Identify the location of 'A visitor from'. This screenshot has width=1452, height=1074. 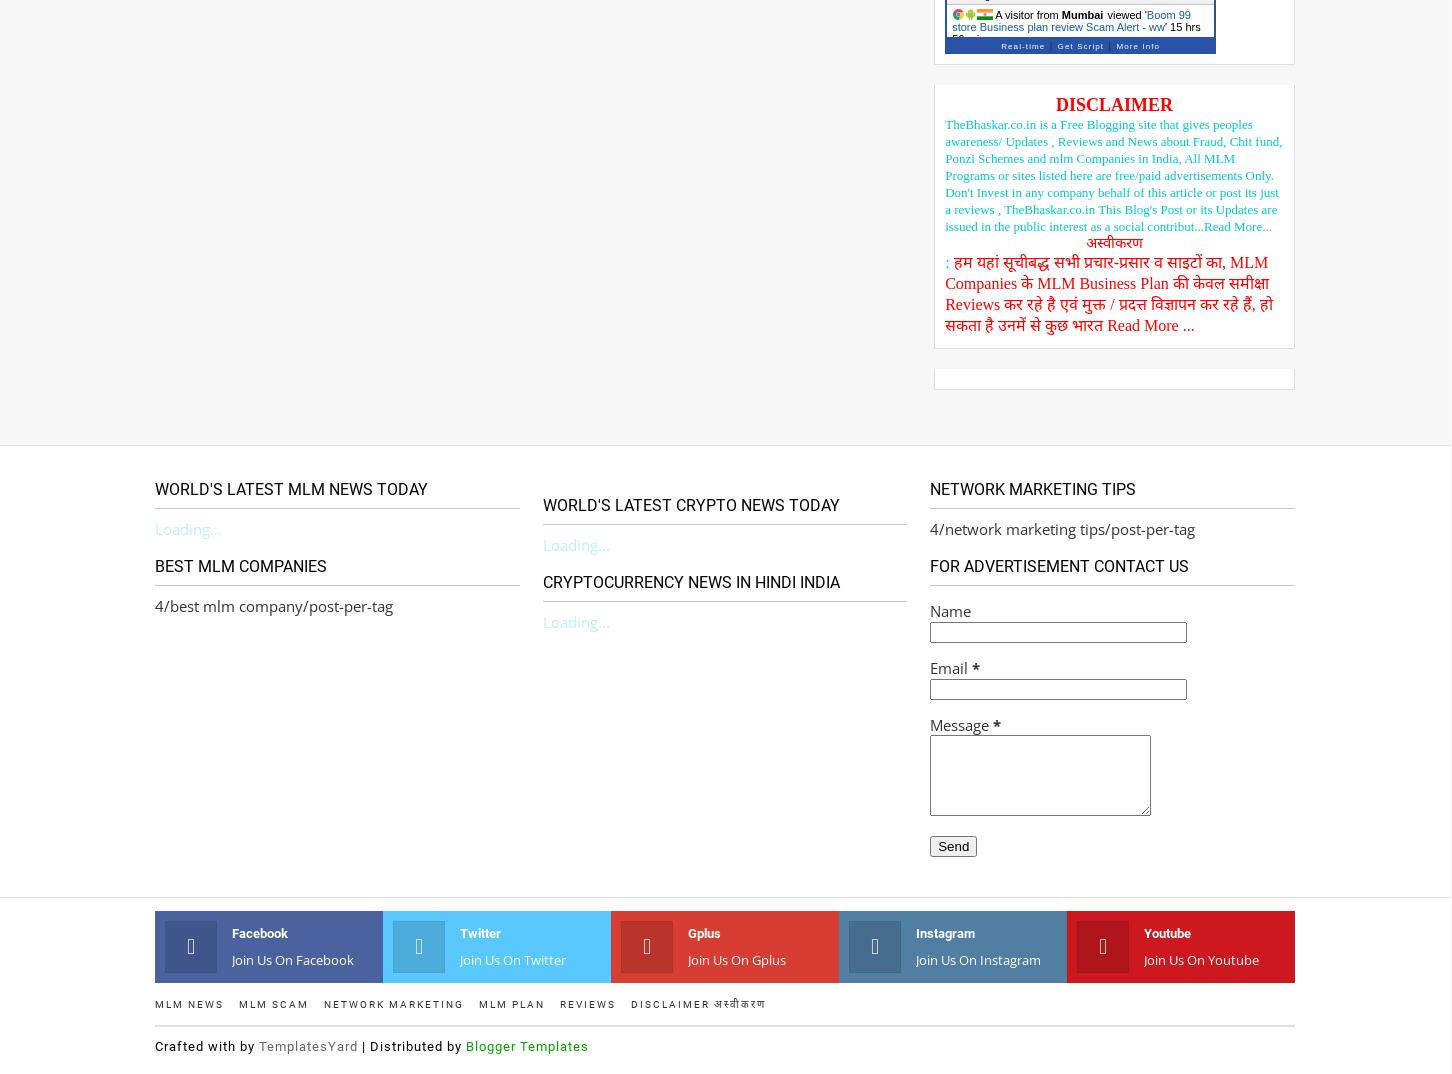
(1025, 14).